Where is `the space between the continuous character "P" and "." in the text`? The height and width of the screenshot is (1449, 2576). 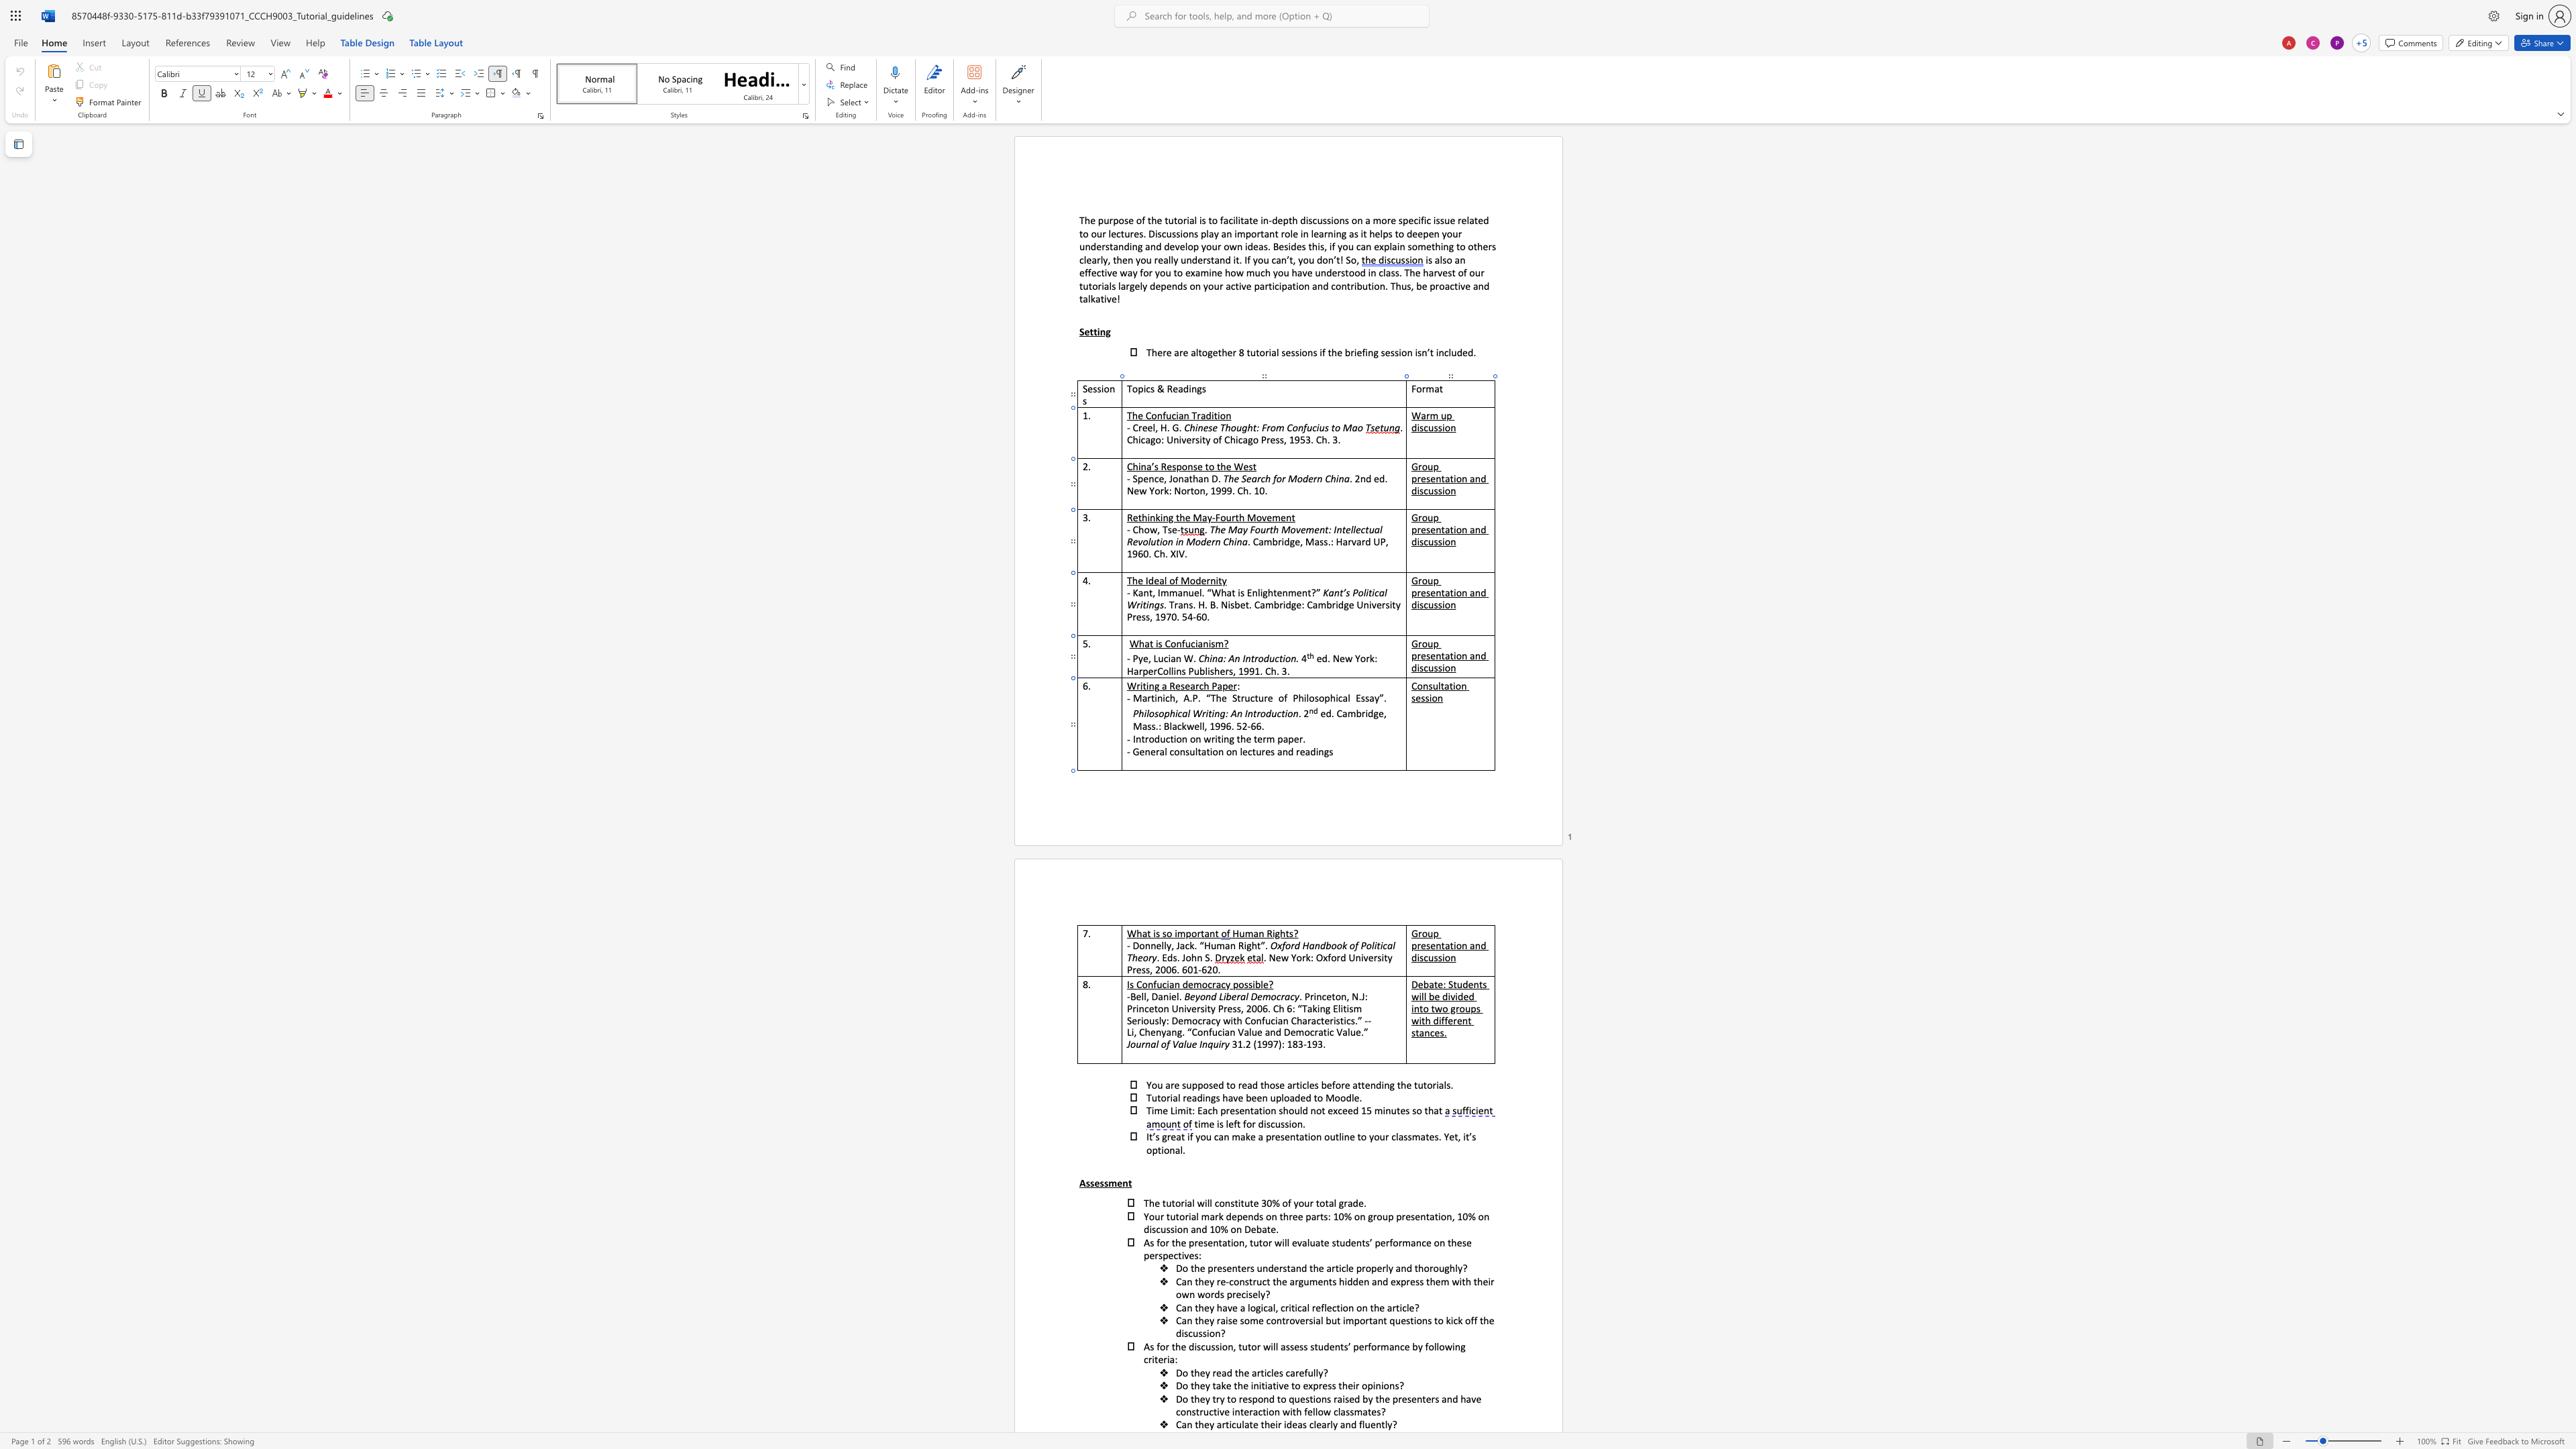 the space between the continuous character "P" and "." in the text is located at coordinates (1196, 697).